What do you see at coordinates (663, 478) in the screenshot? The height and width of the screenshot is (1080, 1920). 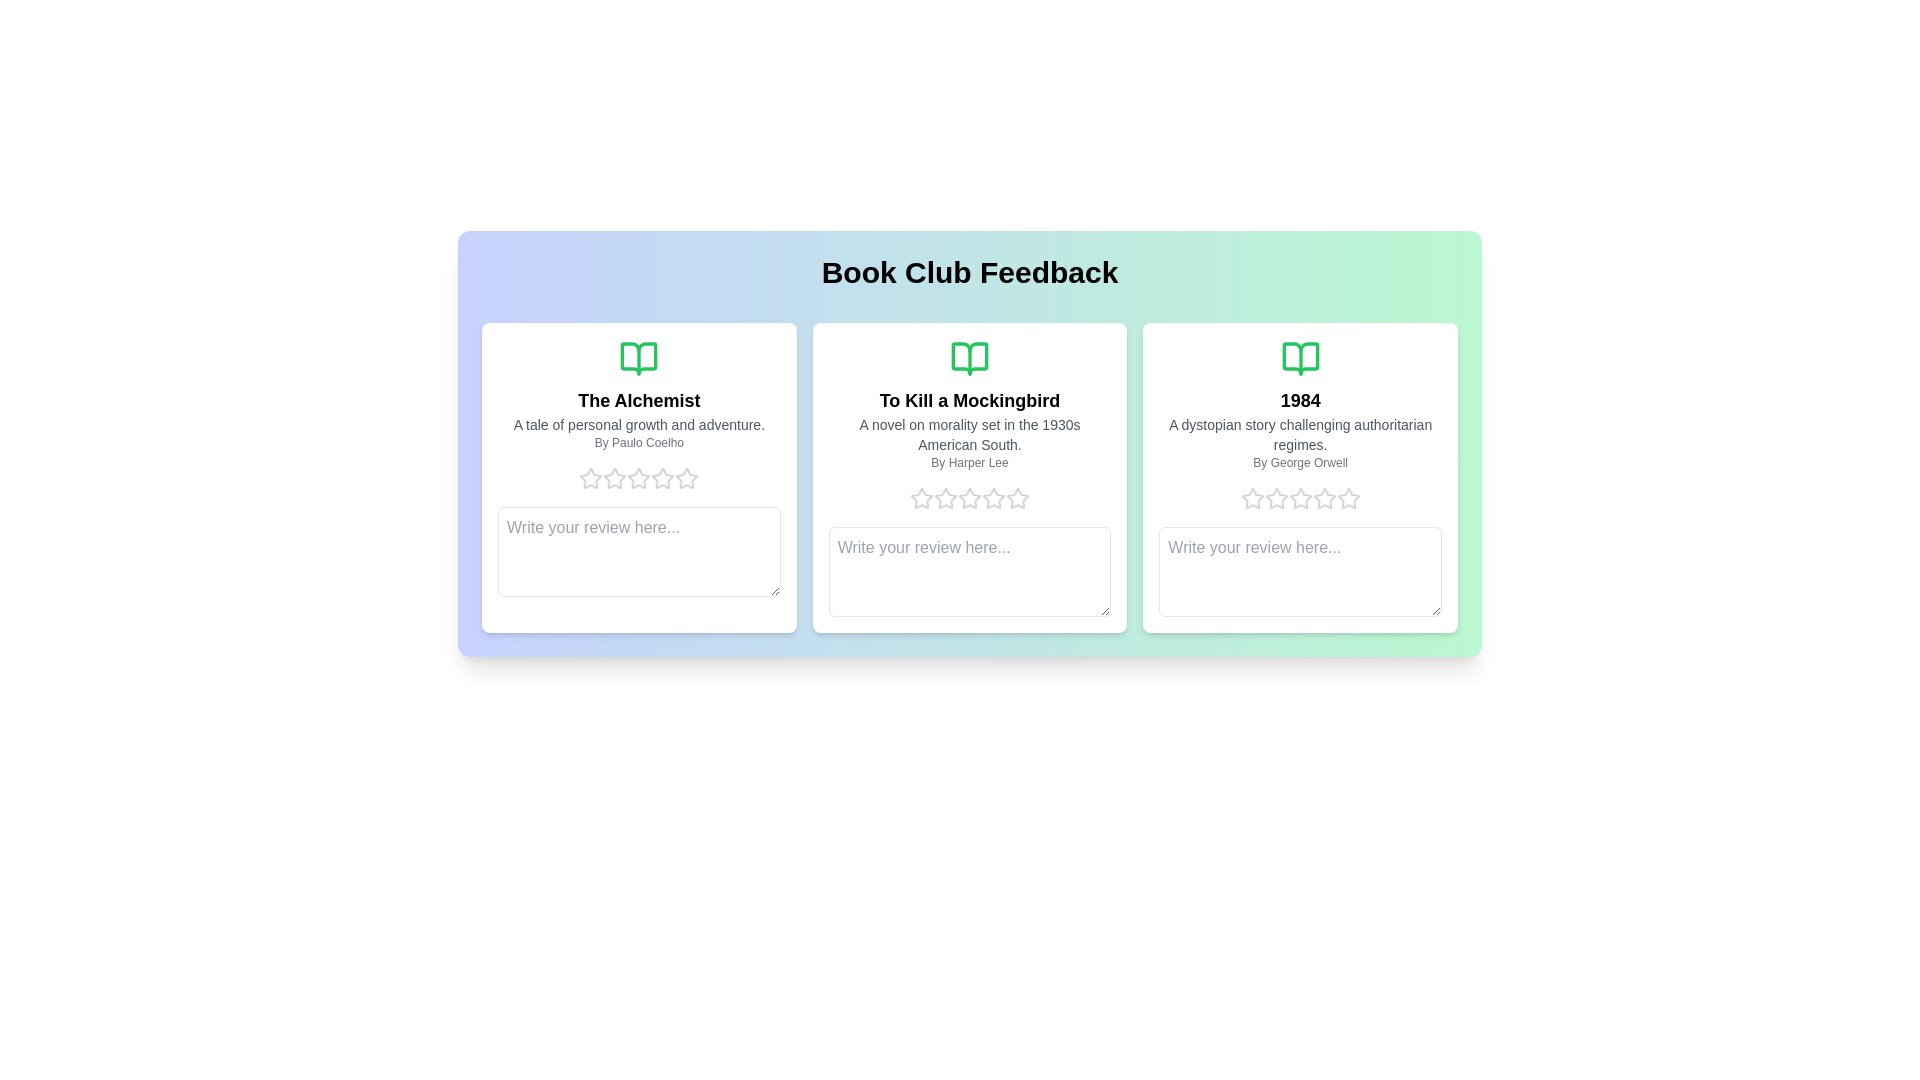 I see `the fifth rating star icon in the rating section below the title 'The Alchemist'` at bounding box center [663, 478].